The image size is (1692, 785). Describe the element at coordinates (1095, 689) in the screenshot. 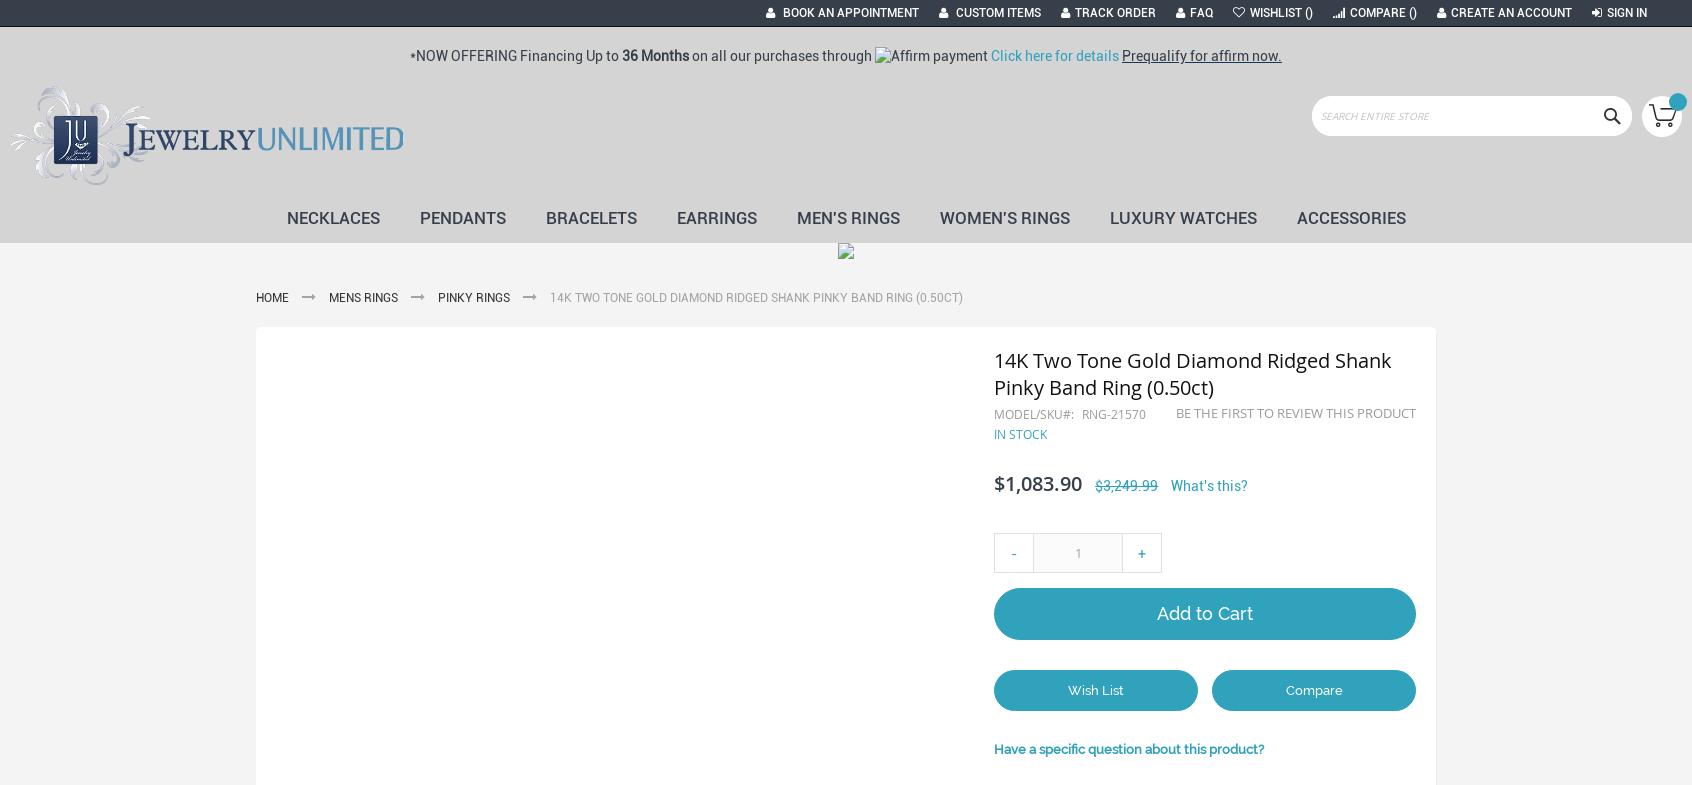

I see `'Wish List'` at that location.